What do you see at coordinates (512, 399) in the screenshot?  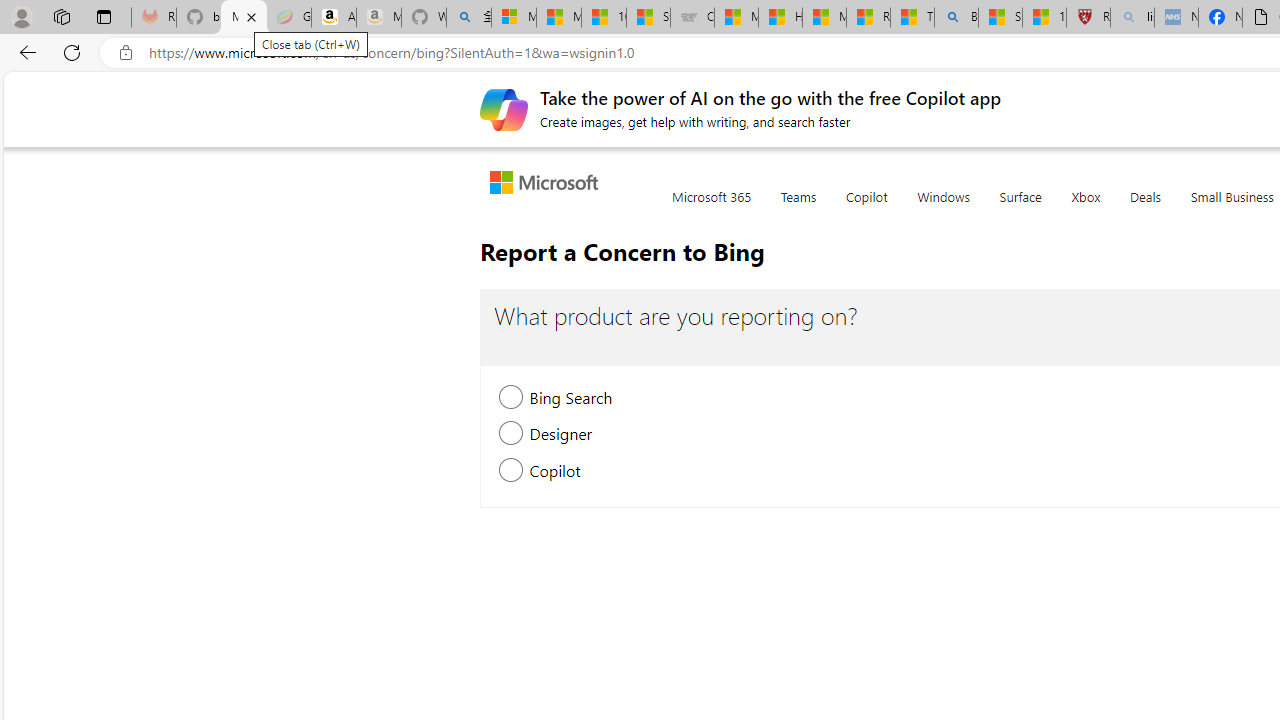 I see `'Bing Search, new section will be expanded'` at bounding box center [512, 399].